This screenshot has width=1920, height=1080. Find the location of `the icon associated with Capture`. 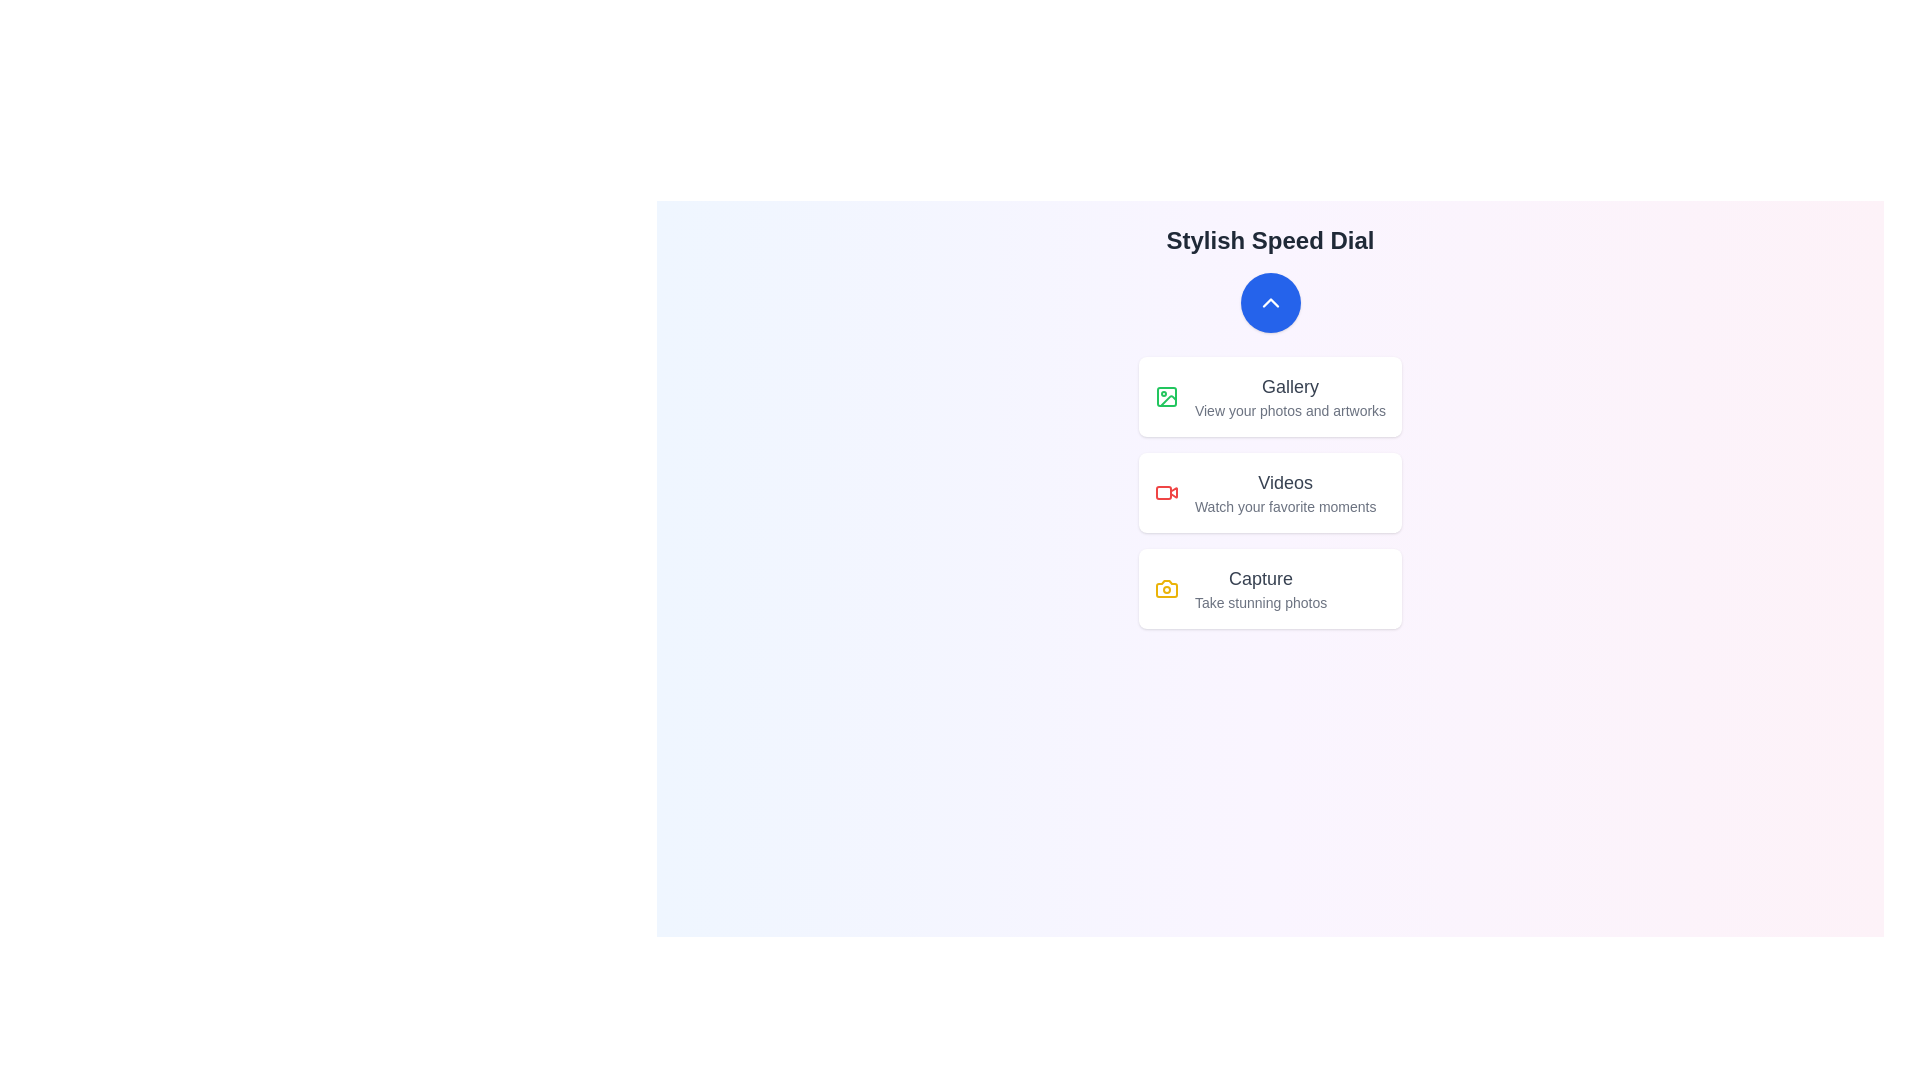

the icon associated with Capture is located at coordinates (1166, 588).